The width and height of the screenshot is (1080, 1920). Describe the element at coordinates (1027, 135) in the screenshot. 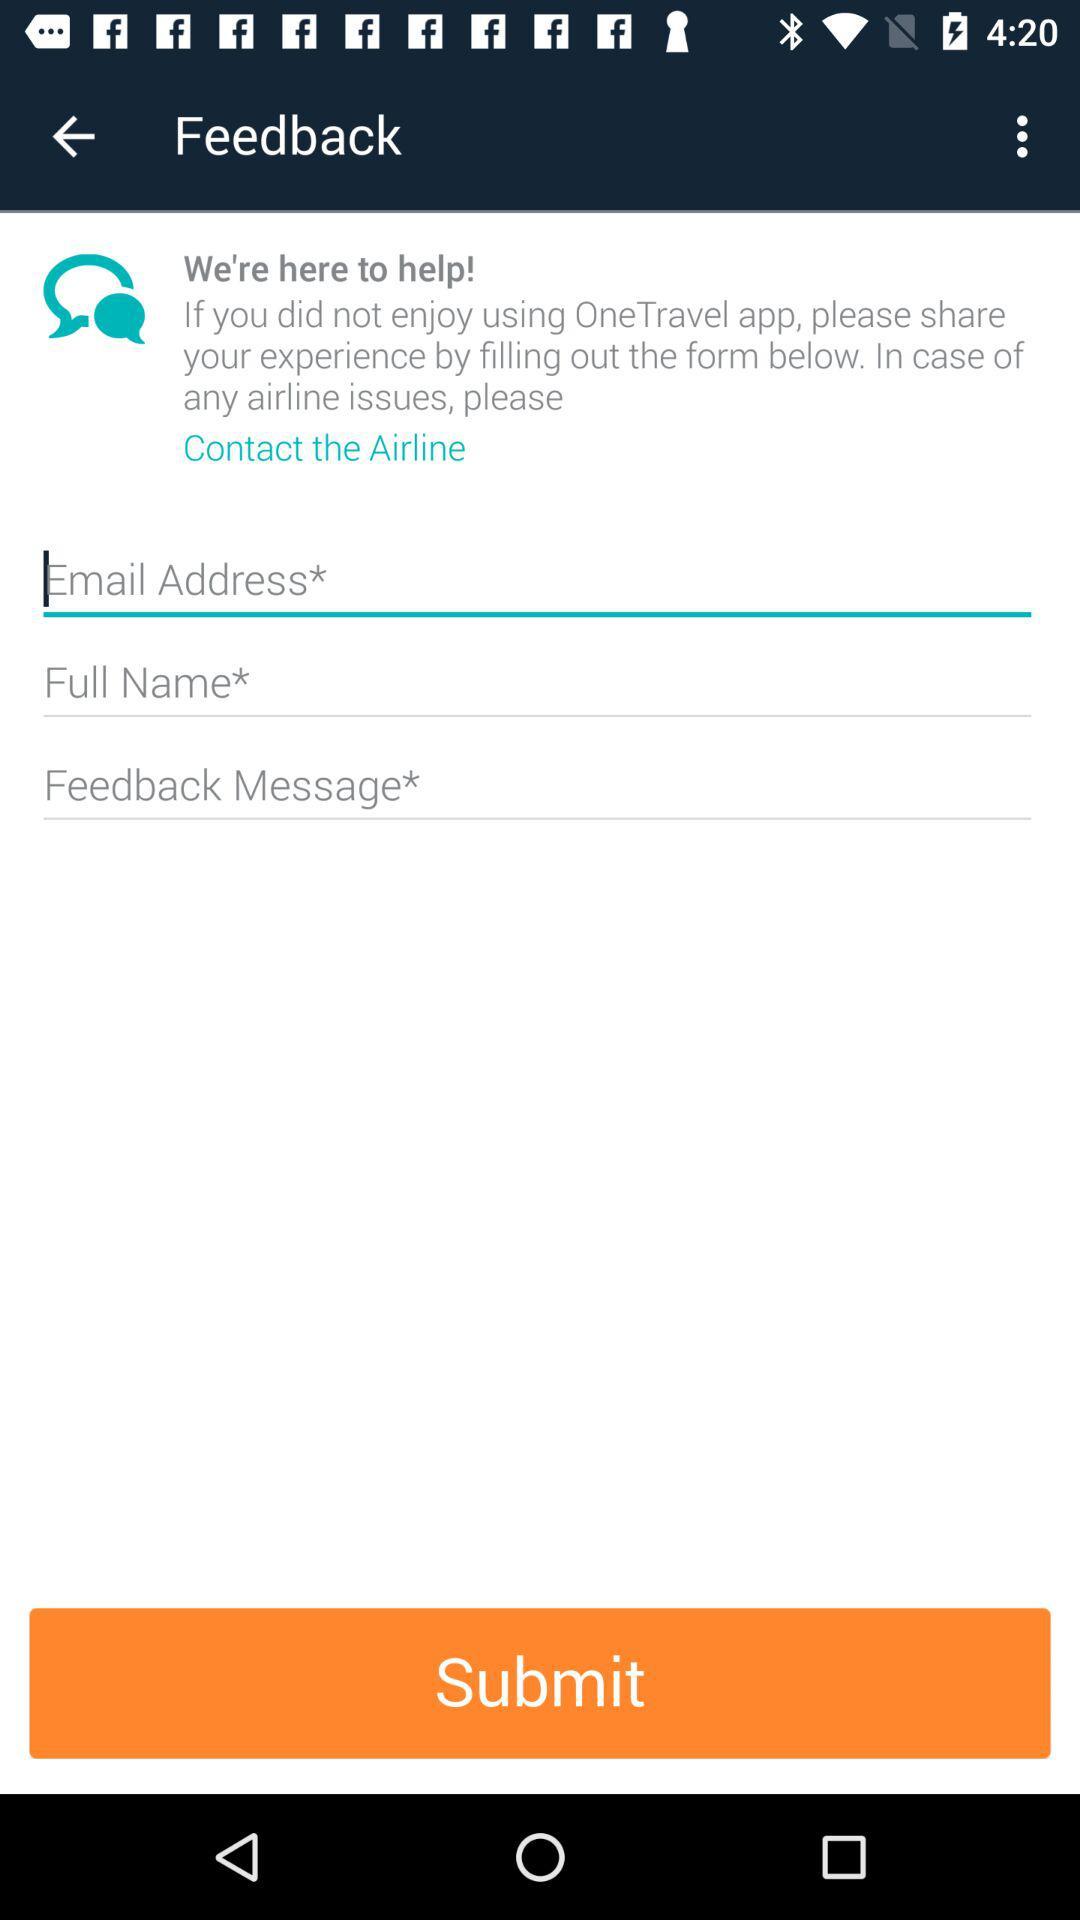

I see `the item at the top right corner` at that location.